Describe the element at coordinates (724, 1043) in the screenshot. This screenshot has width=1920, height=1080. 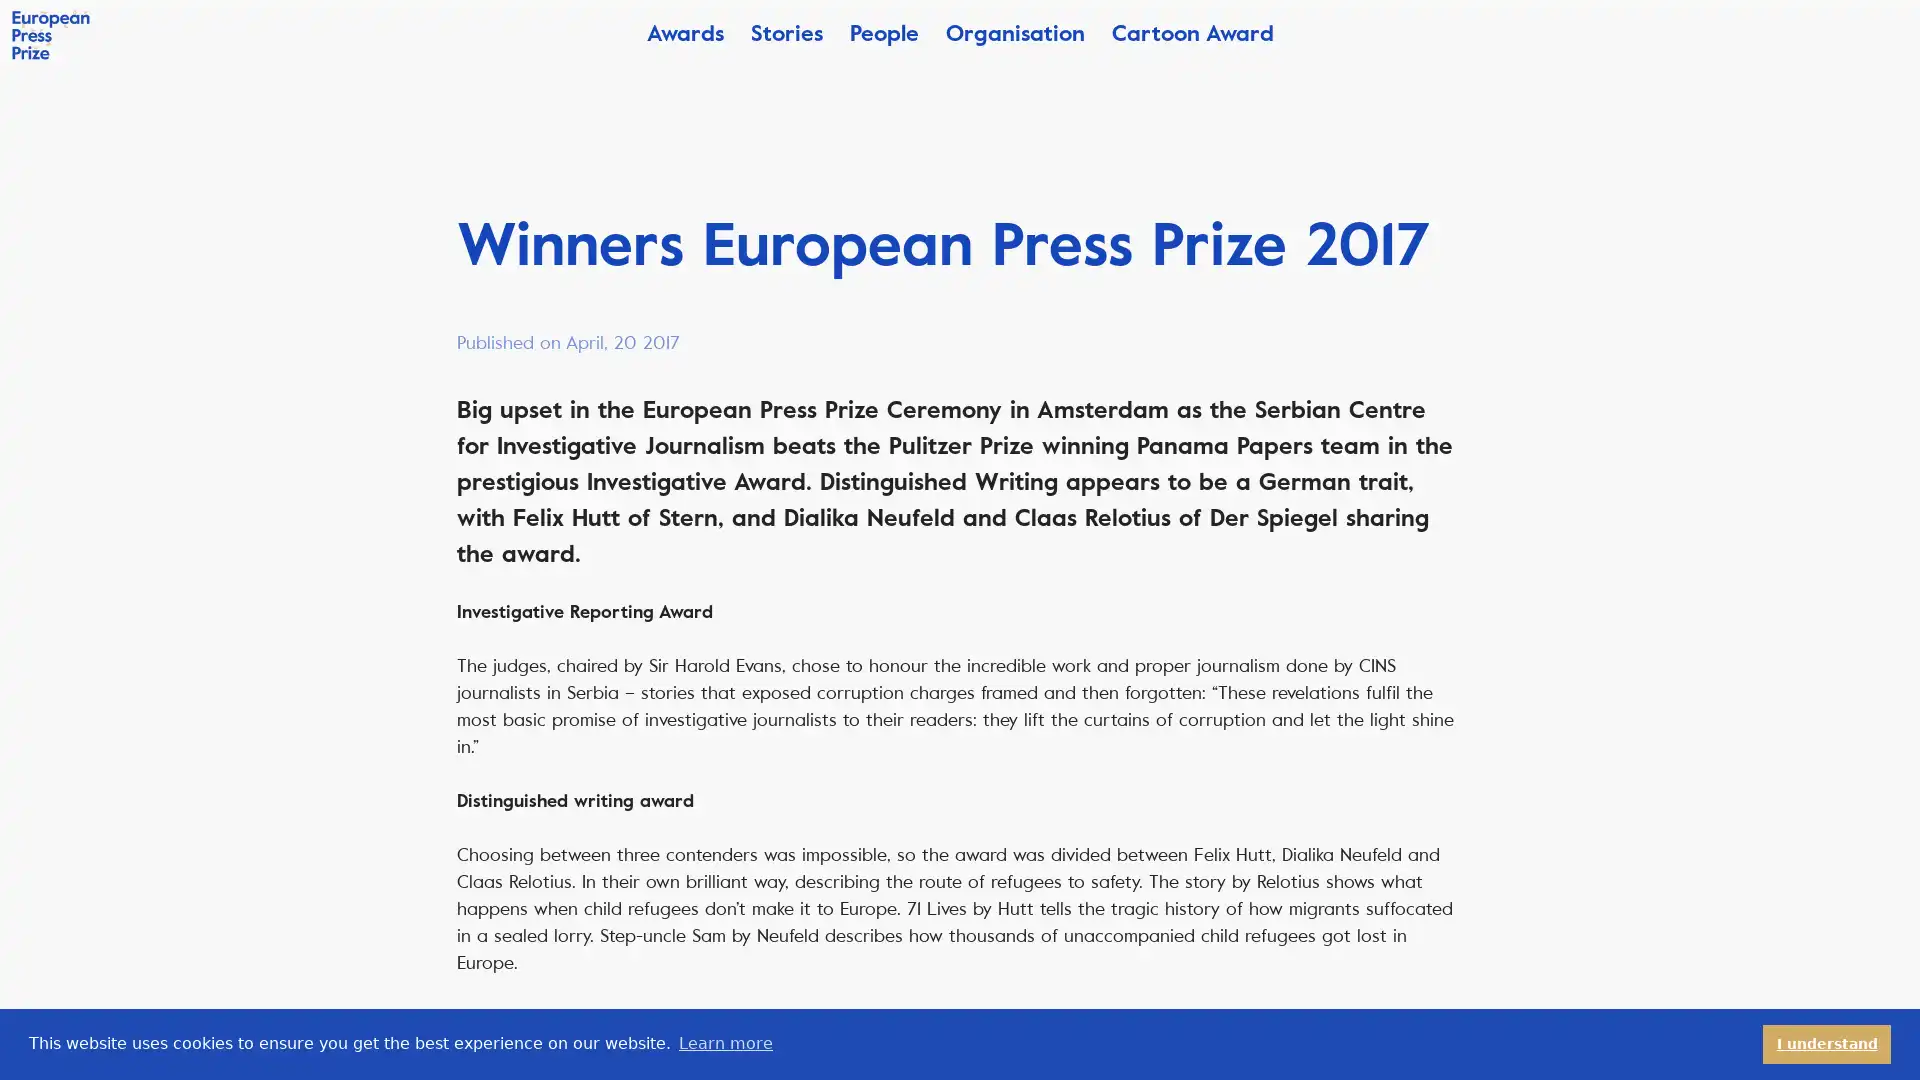
I see `learn more about cookies` at that location.